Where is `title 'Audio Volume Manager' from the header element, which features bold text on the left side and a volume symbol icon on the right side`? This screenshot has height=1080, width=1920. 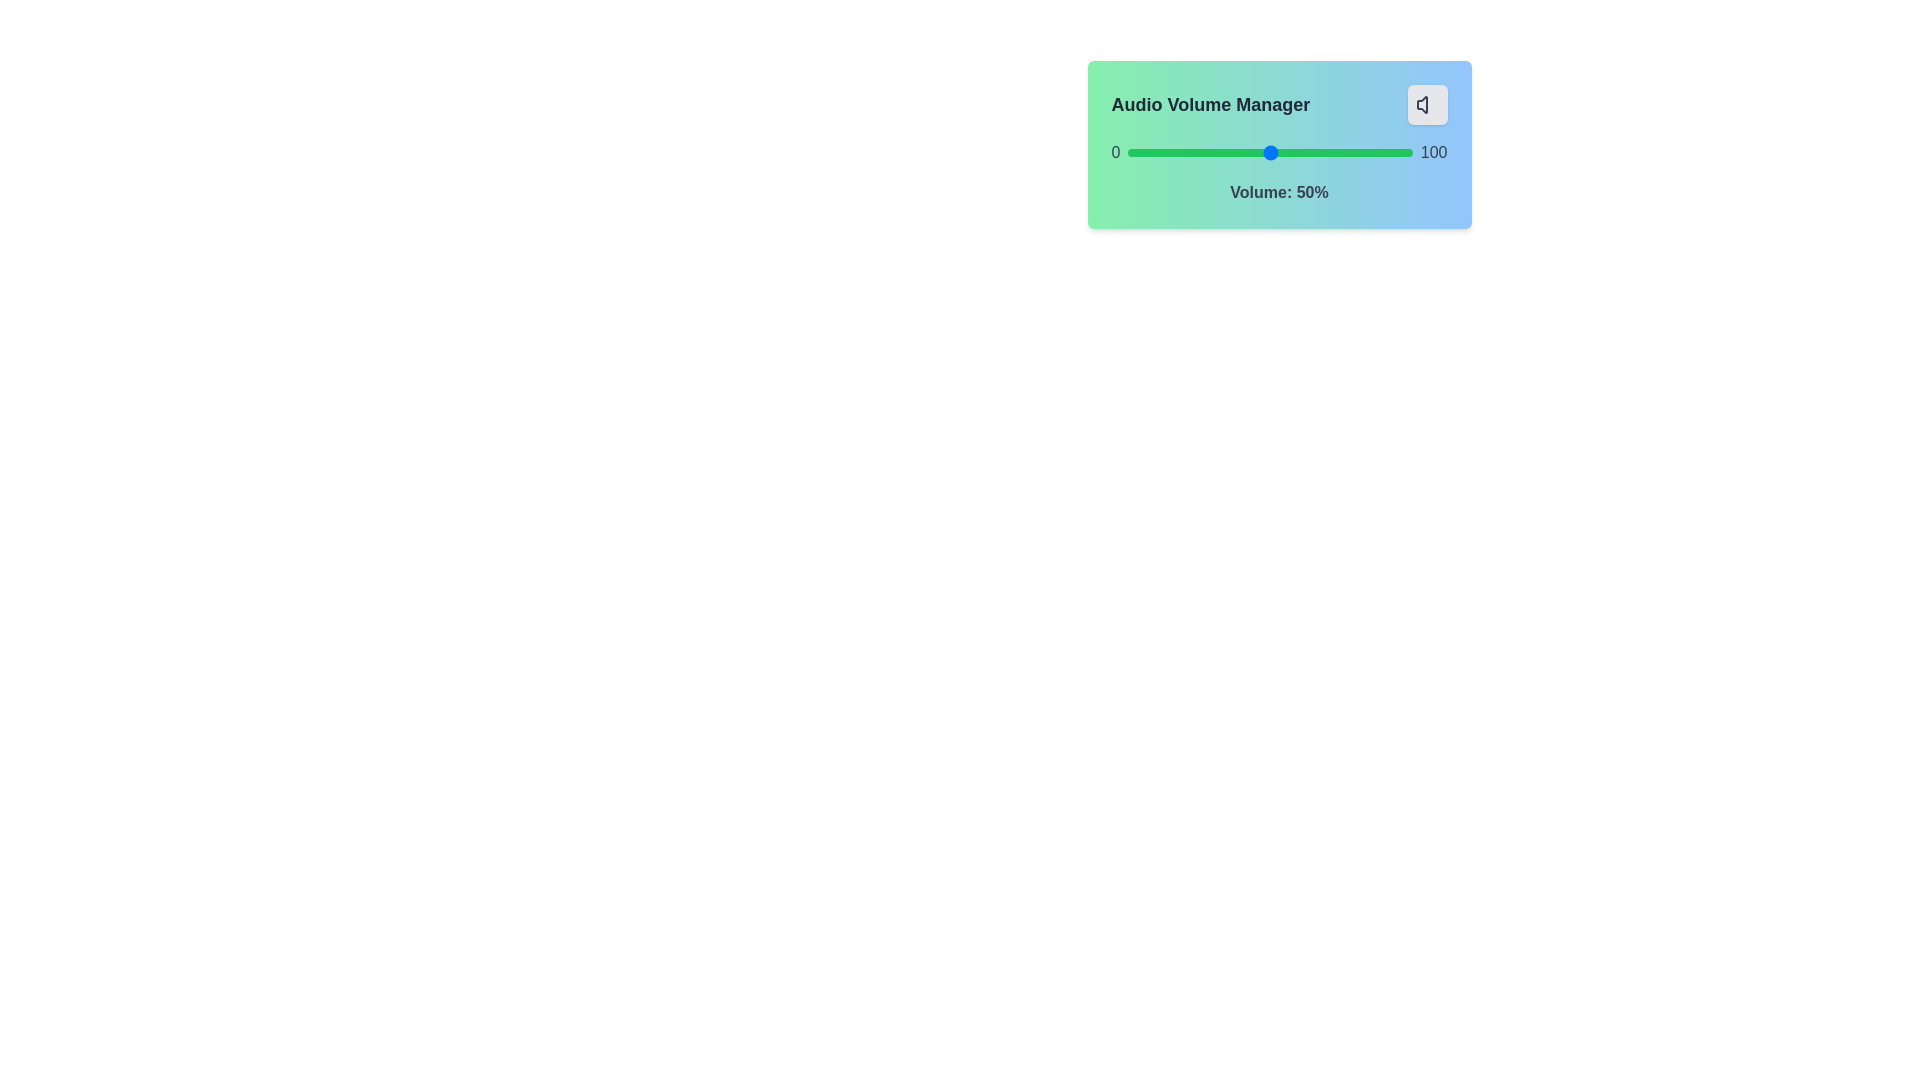 title 'Audio Volume Manager' from the header element, which features bold text on the left side and a volume symbol icon on the right side is located at coordinates (1278, 104).